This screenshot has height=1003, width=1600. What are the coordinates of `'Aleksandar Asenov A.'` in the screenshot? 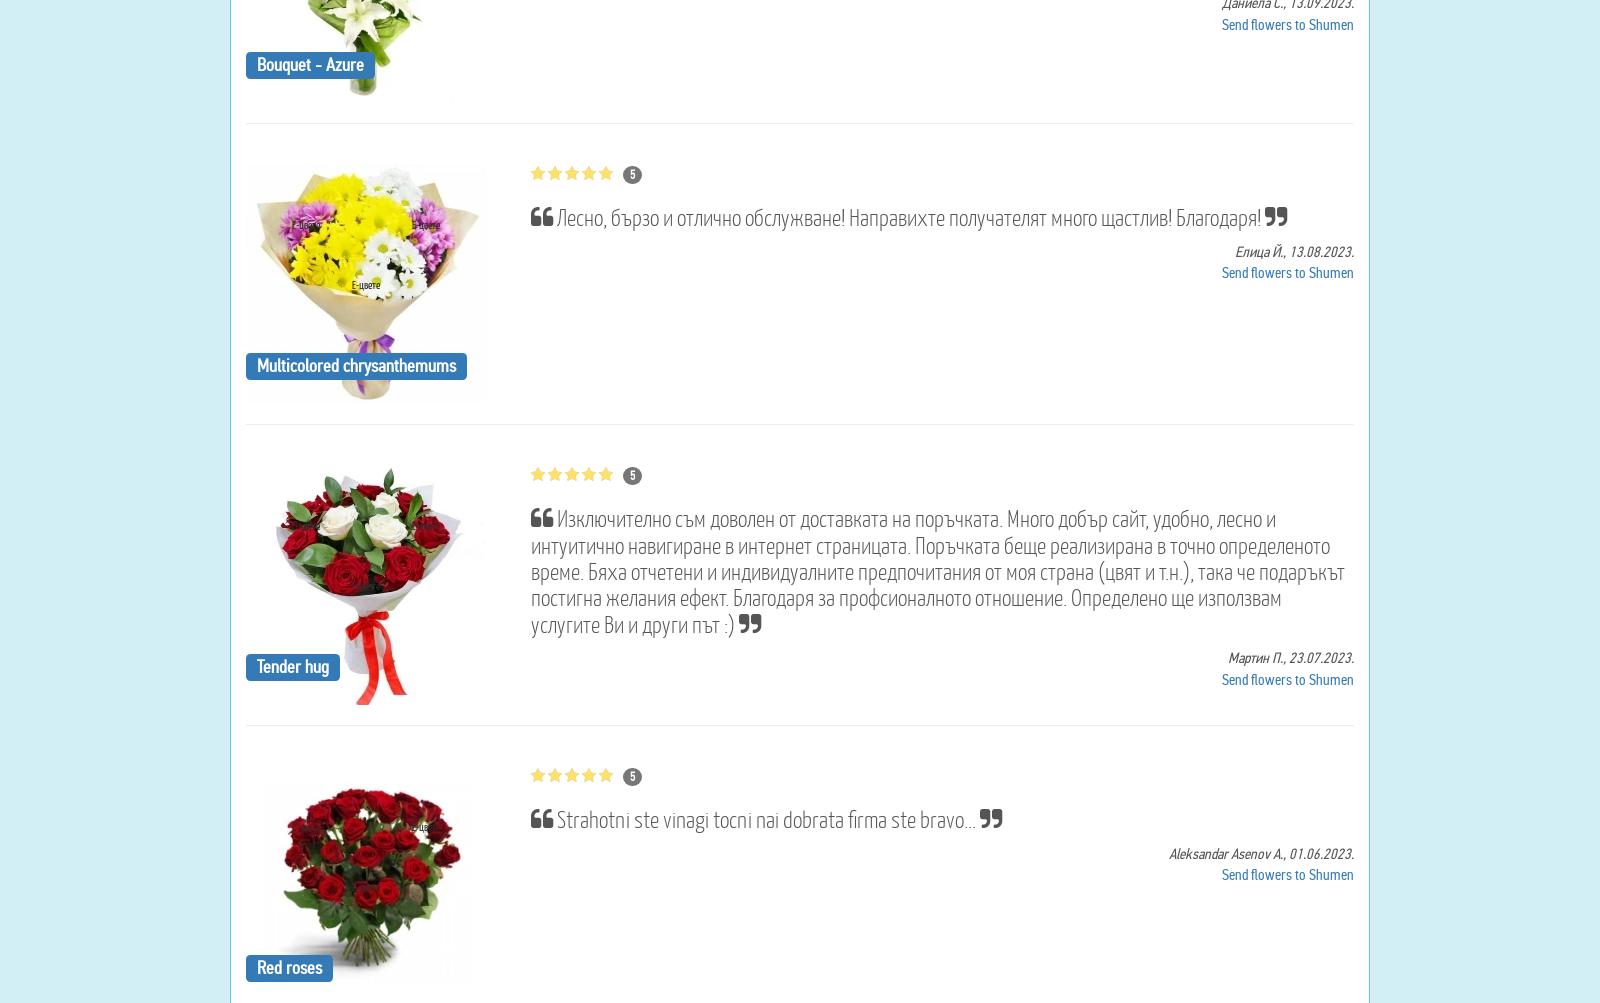 It's located at (1168, 852).